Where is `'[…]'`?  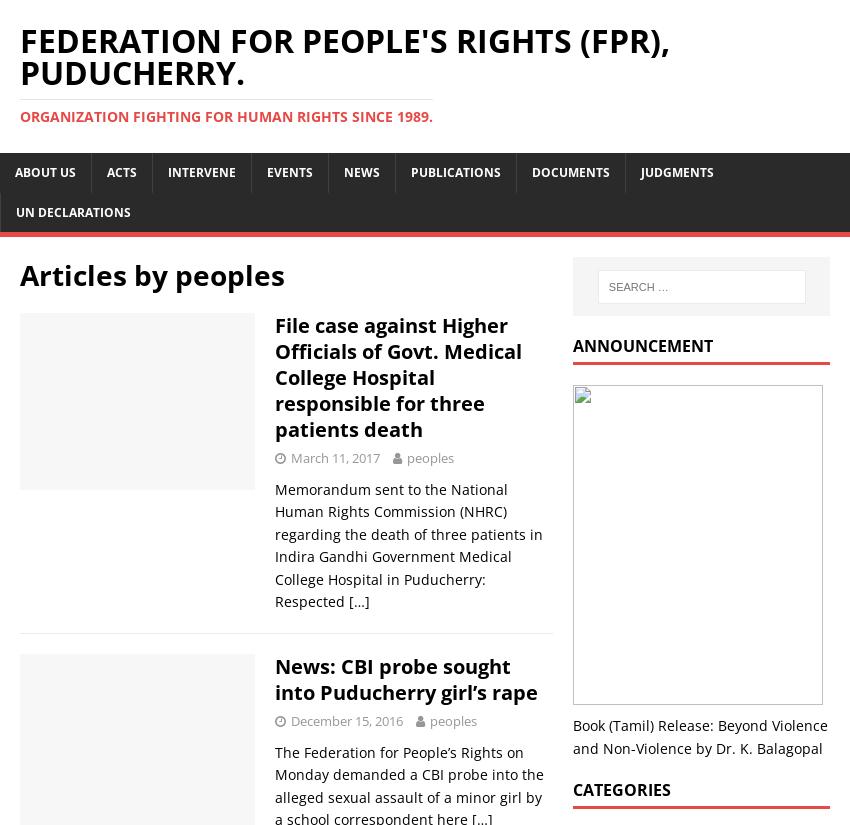
'[…]' is located at coordinates (348, 599).